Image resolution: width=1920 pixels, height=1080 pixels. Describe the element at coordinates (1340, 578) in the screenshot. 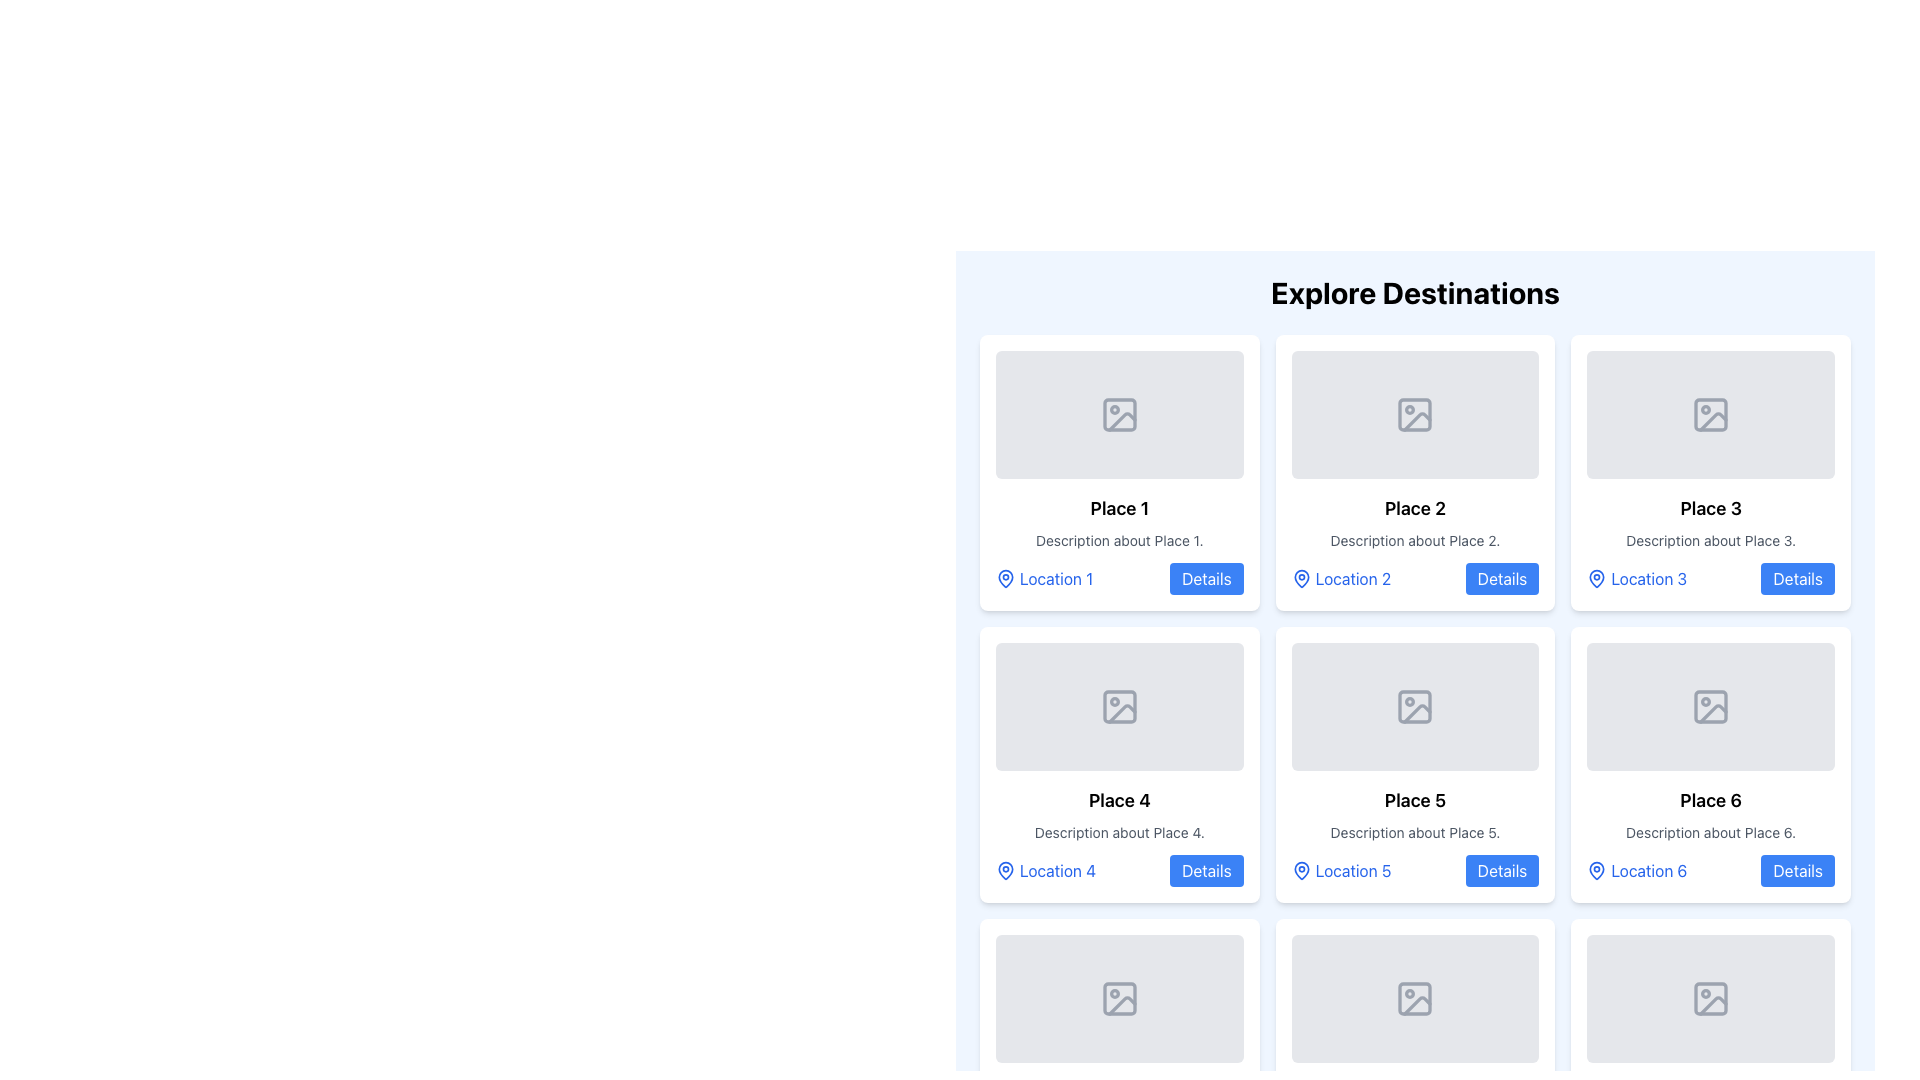

I see `the Interactive Text with Icon for 'Location 2'` at that location.